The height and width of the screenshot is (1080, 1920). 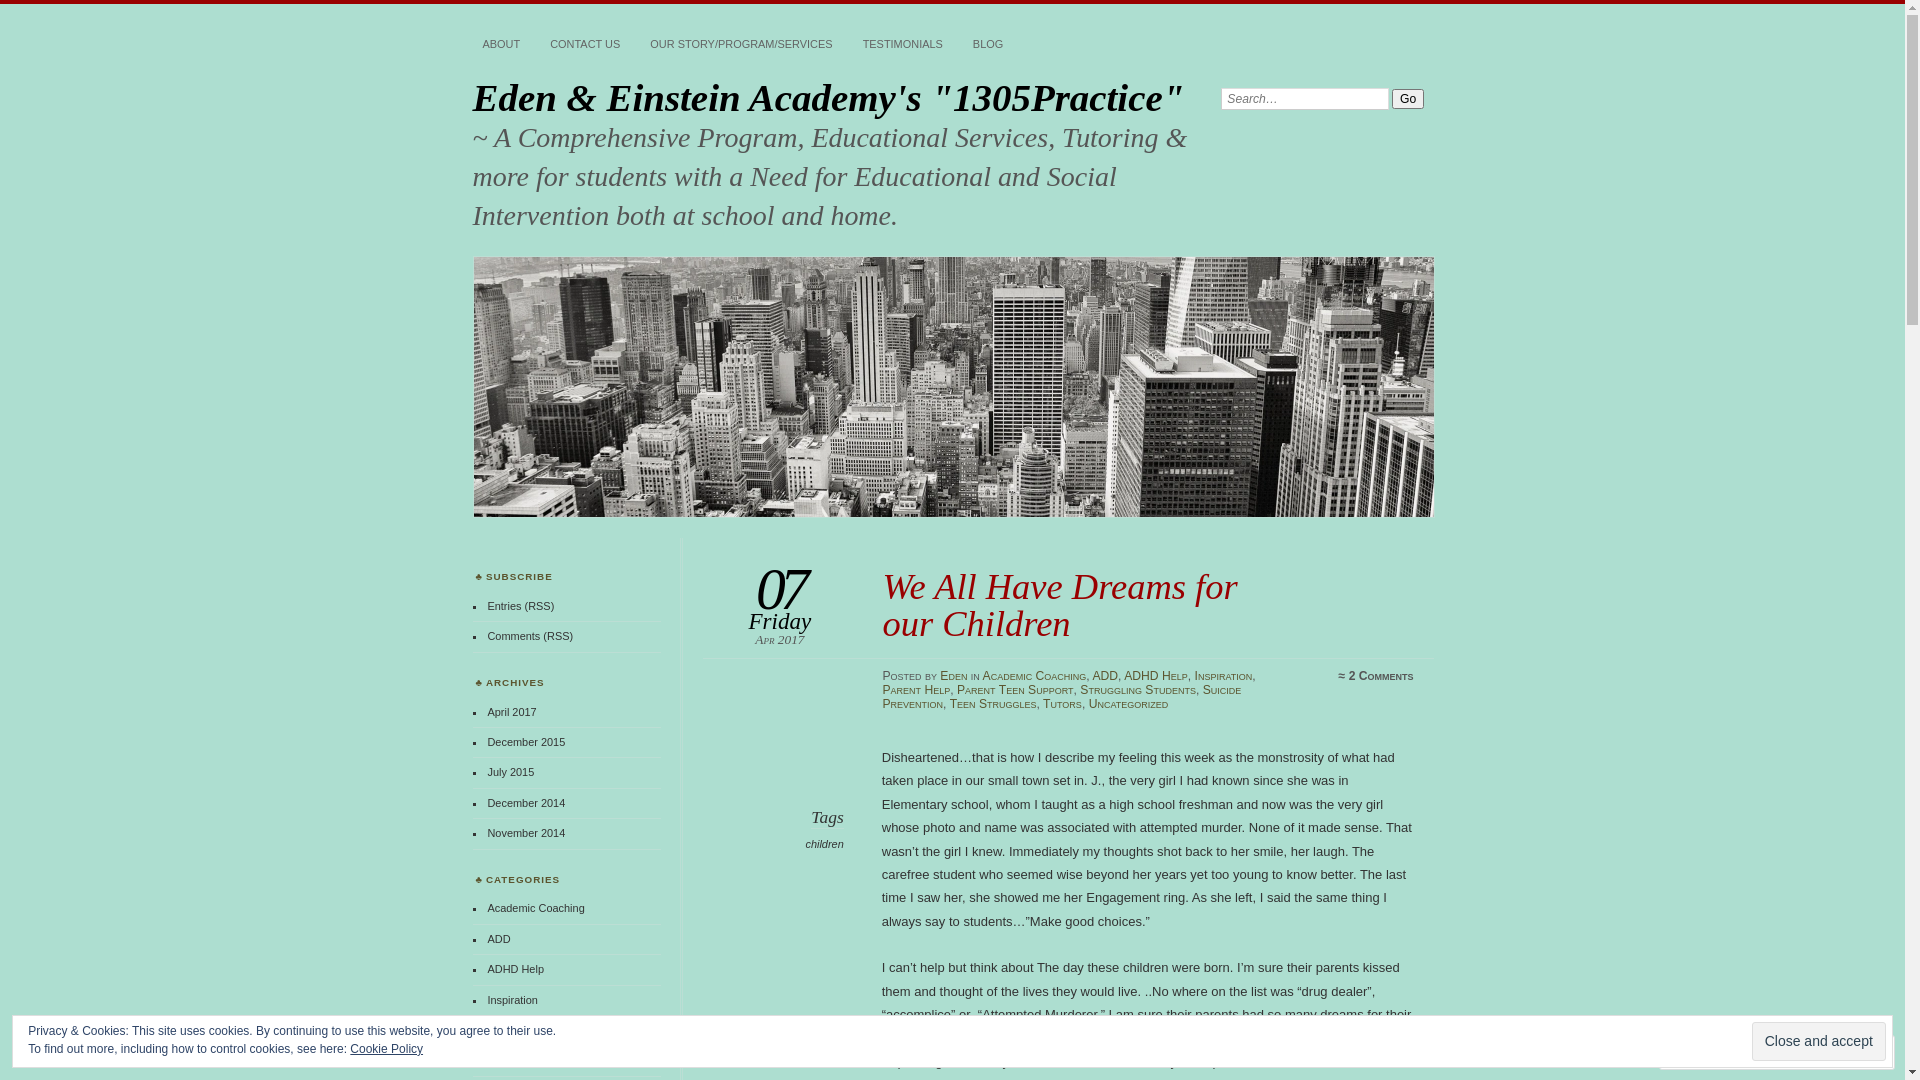 I want to click on 'Go', so click(x=1406, y=99).